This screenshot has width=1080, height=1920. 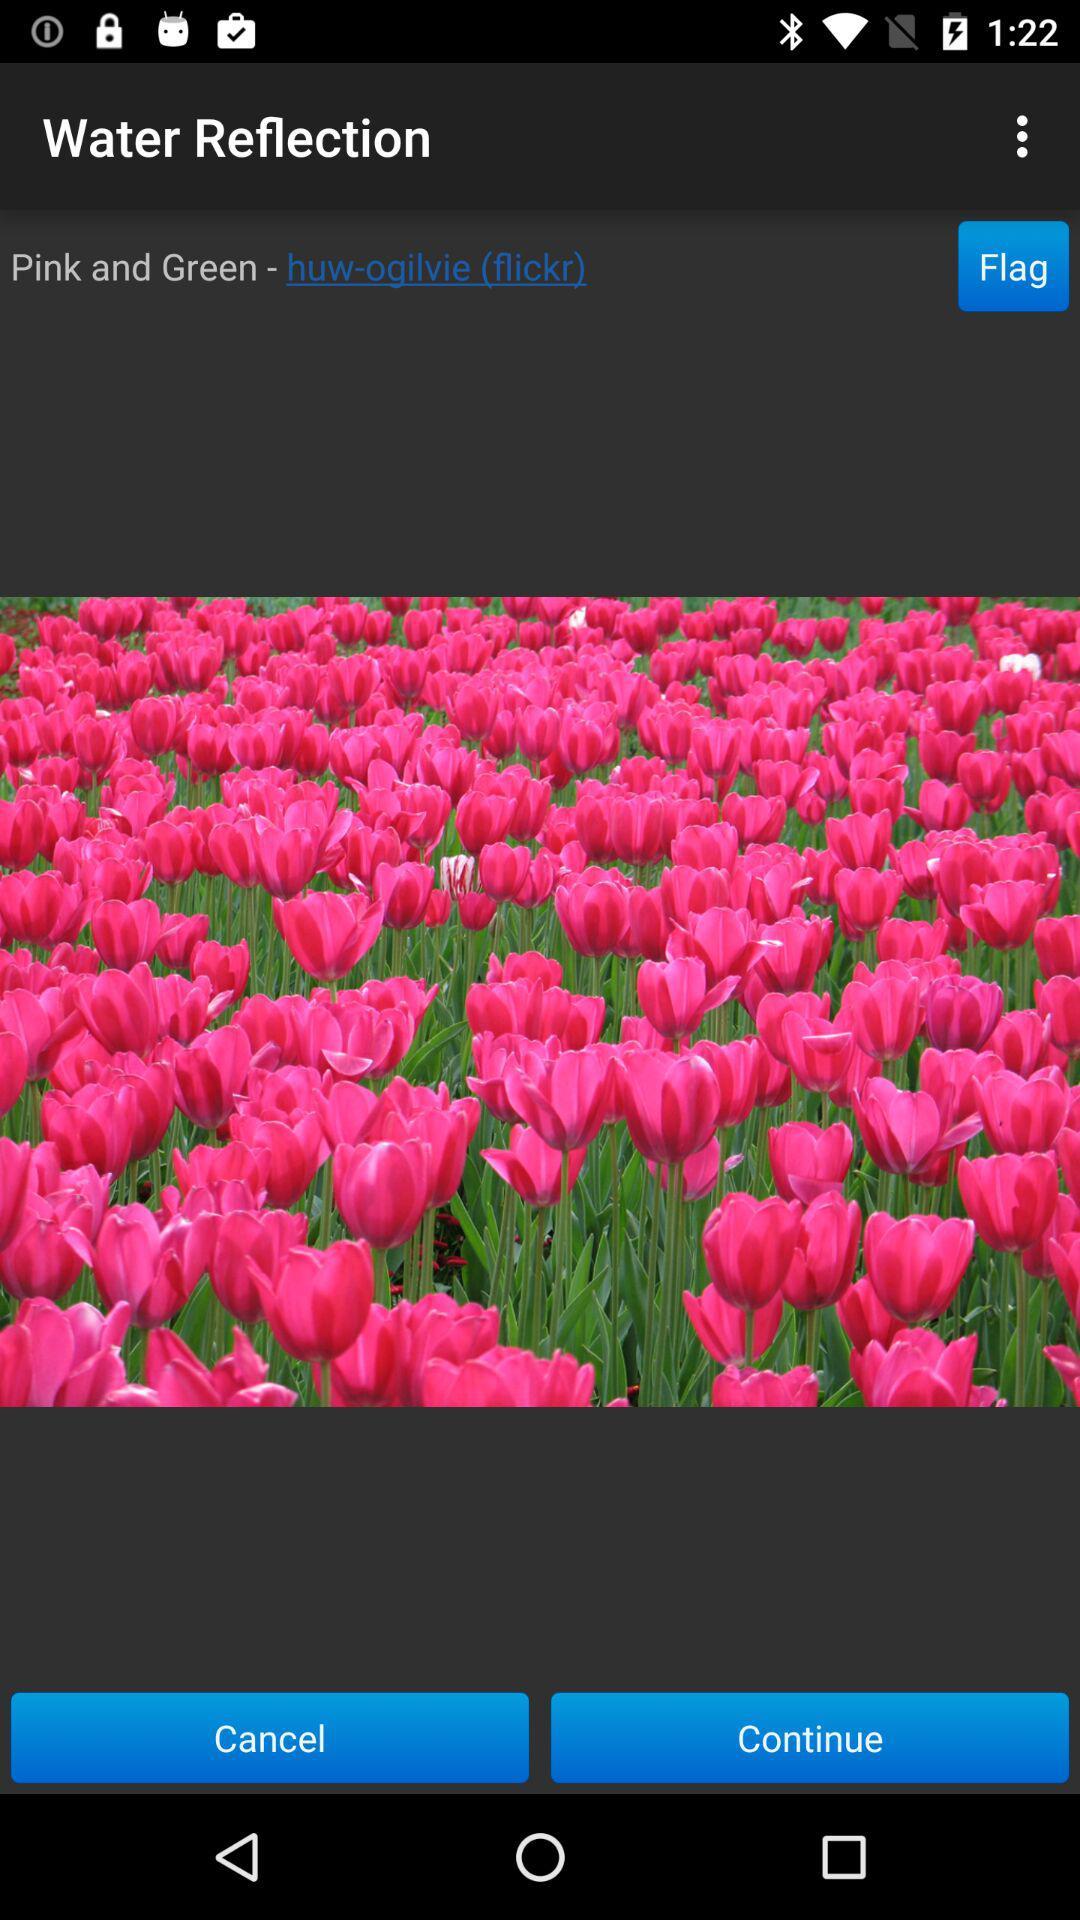 What do you see at coordinates (1013, 265) in the screenshot?
I see `flag item` at bounding box center [1013, 265].